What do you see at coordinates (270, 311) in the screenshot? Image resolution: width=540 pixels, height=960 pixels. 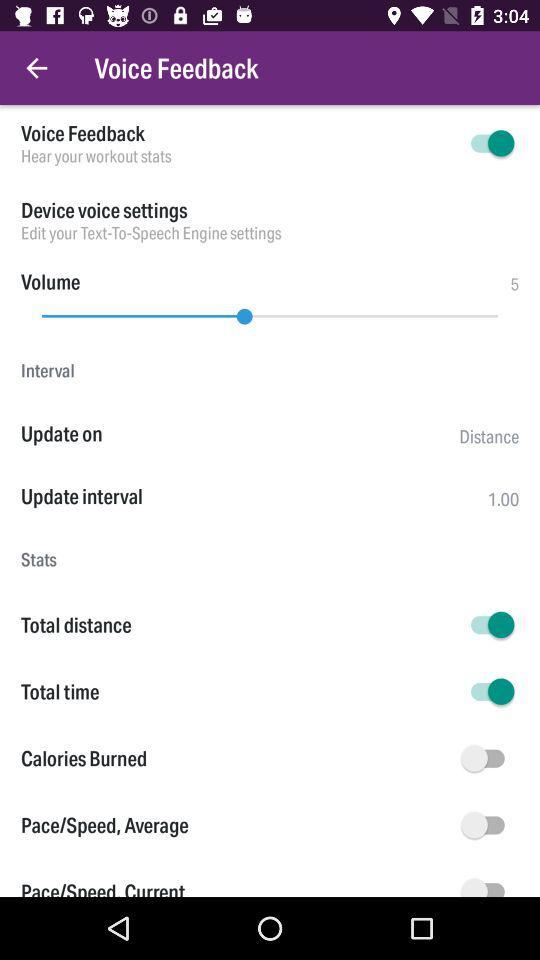 I see `the item above the interval` at bounding box center [270, 311].